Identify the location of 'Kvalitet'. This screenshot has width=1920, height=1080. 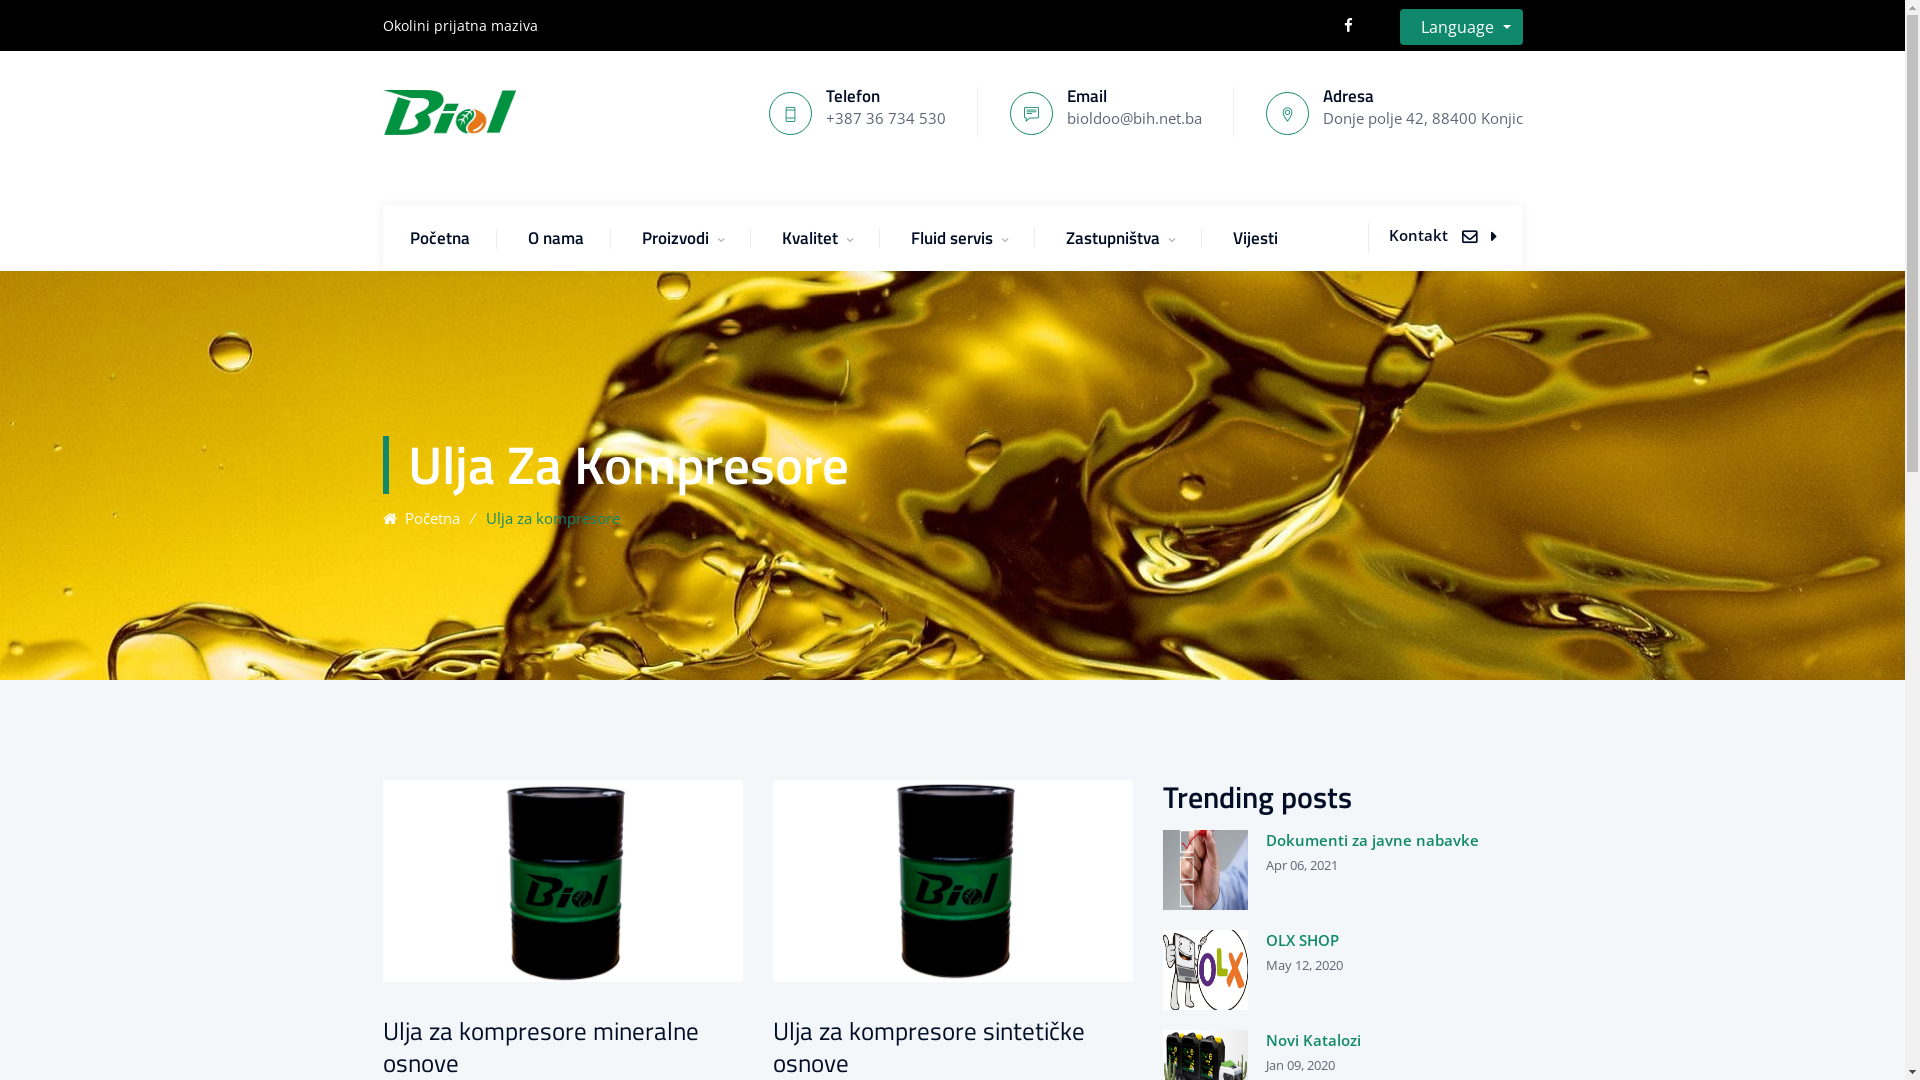
(781, 236).